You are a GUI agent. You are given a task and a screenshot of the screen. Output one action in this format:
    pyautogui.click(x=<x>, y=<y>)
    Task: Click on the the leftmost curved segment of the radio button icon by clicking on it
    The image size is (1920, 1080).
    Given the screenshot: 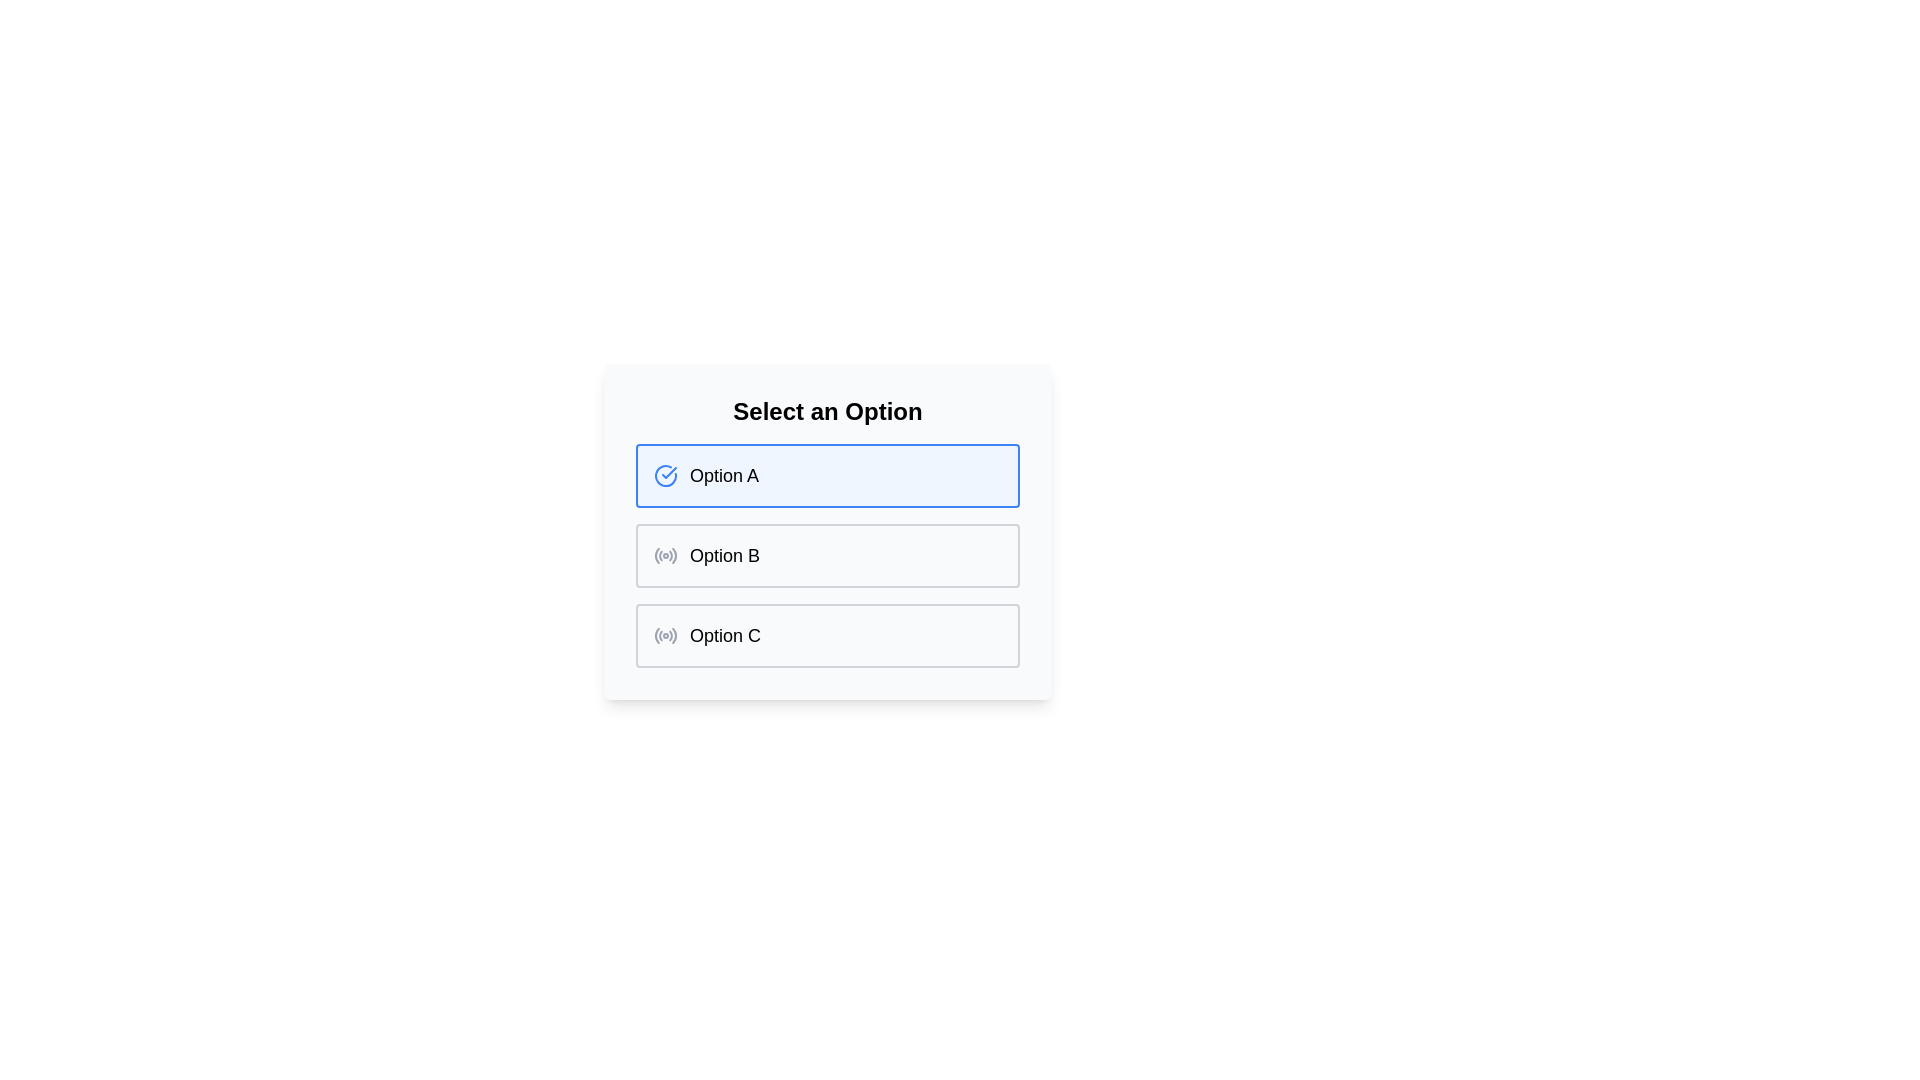 What is the action you would take?
    pyautogui.click(x=657, y=636)
    